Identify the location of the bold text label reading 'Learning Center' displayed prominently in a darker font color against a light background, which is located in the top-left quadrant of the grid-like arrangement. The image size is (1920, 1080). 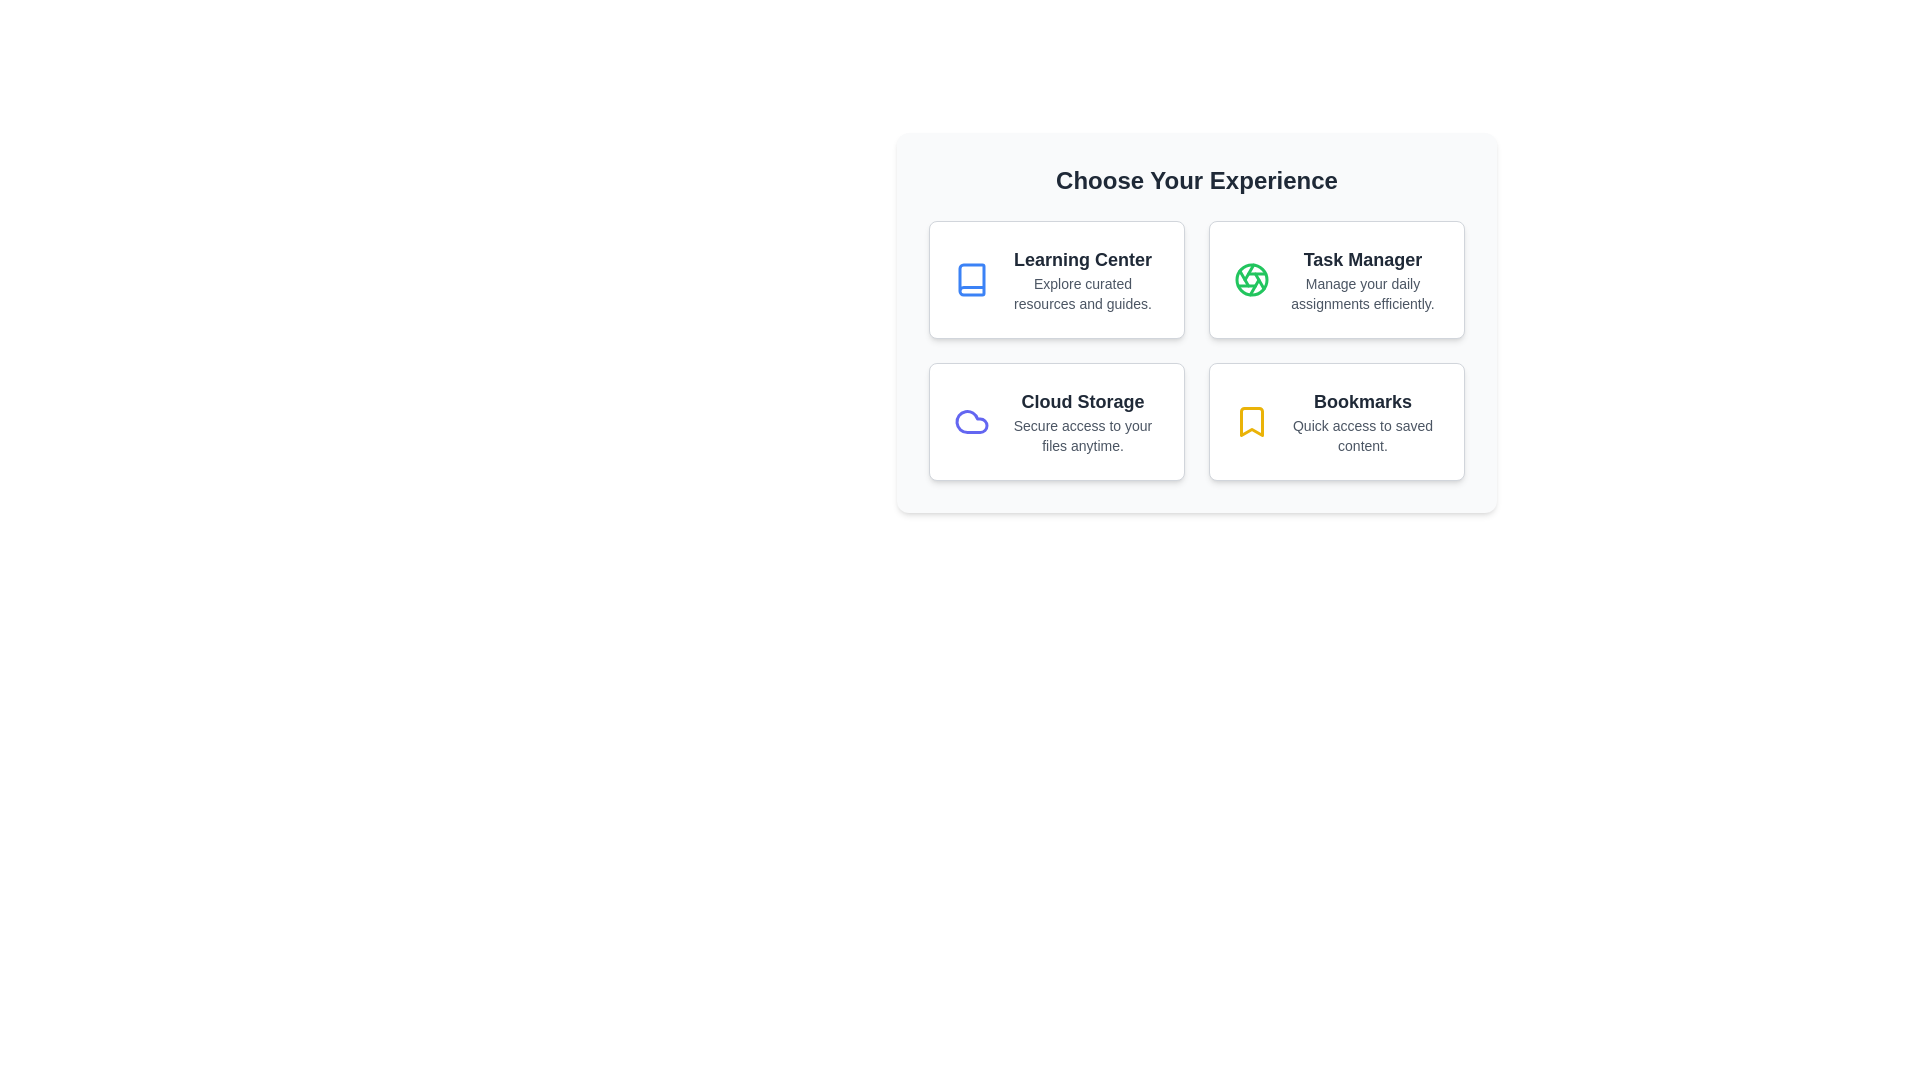
(1082, 258).